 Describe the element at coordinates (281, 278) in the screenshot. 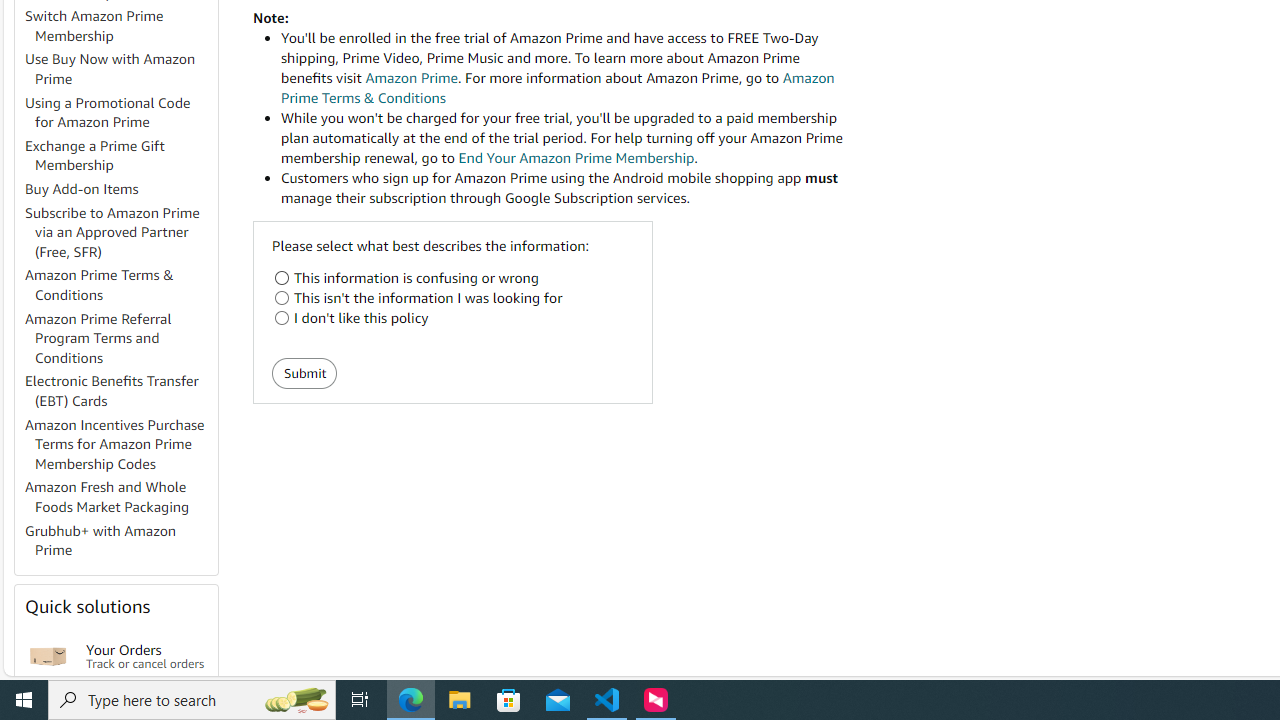

I see `'This information is confusing or wrong'` at that location.